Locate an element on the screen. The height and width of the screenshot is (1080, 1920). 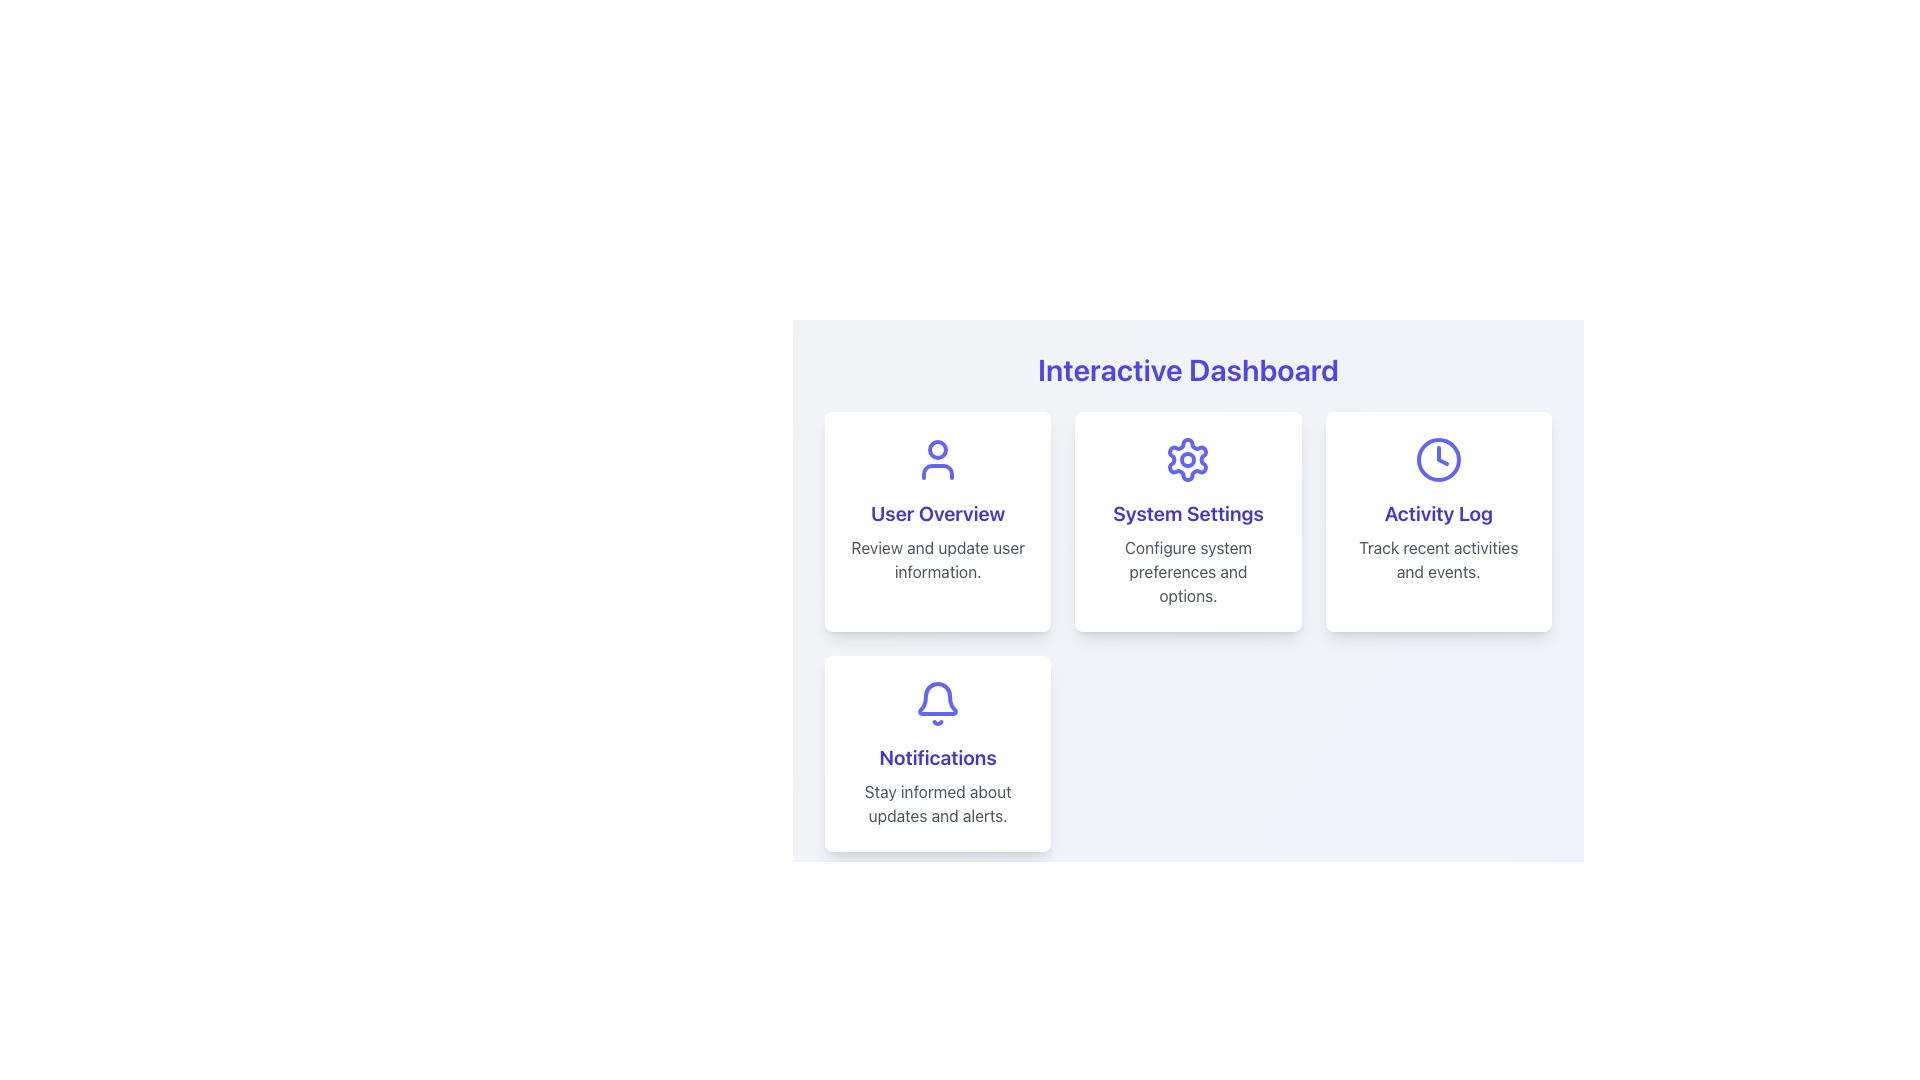
the header element that displays 'Interactive Dashboard', which is styled in bold, large indigo text and centered at the top of the content section is located at coordinates (1188, 370).